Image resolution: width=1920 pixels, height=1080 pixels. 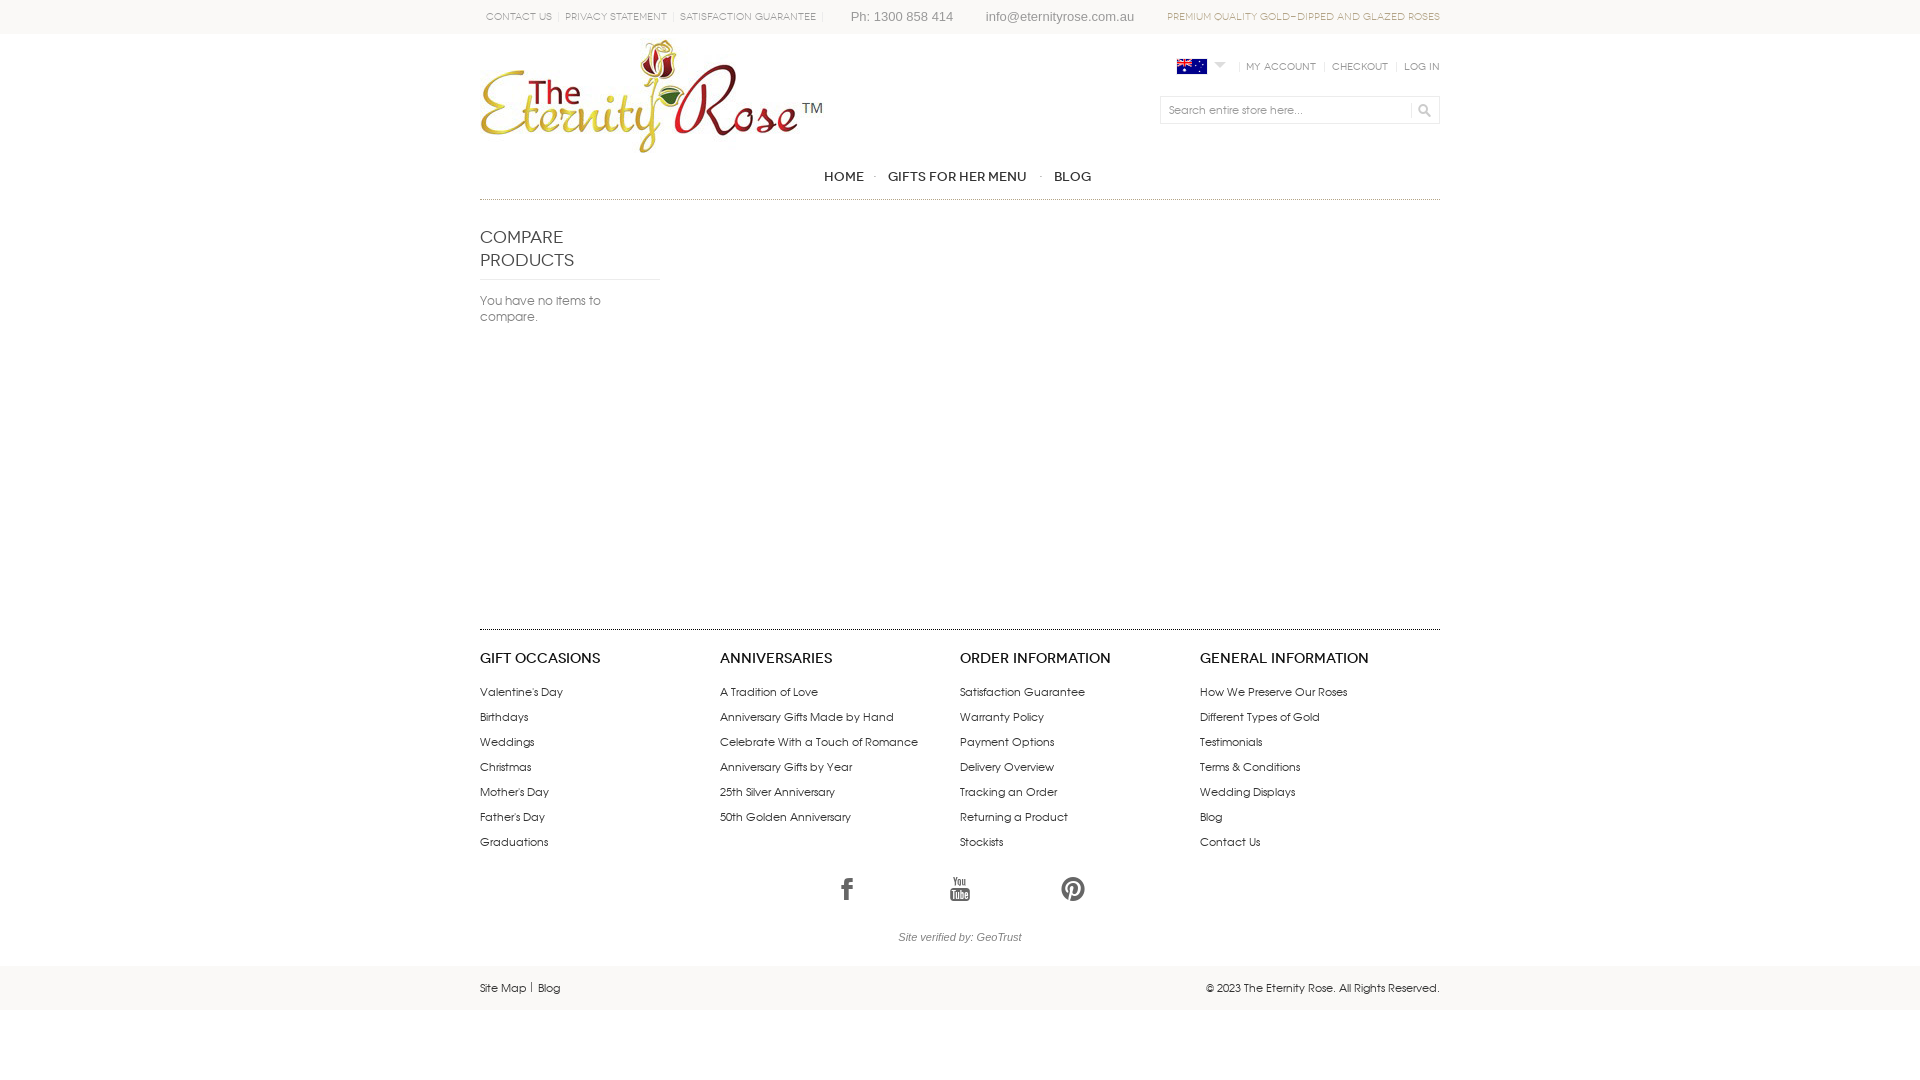 I want to click on 'Payment Options', so click(x=1007, y=741).